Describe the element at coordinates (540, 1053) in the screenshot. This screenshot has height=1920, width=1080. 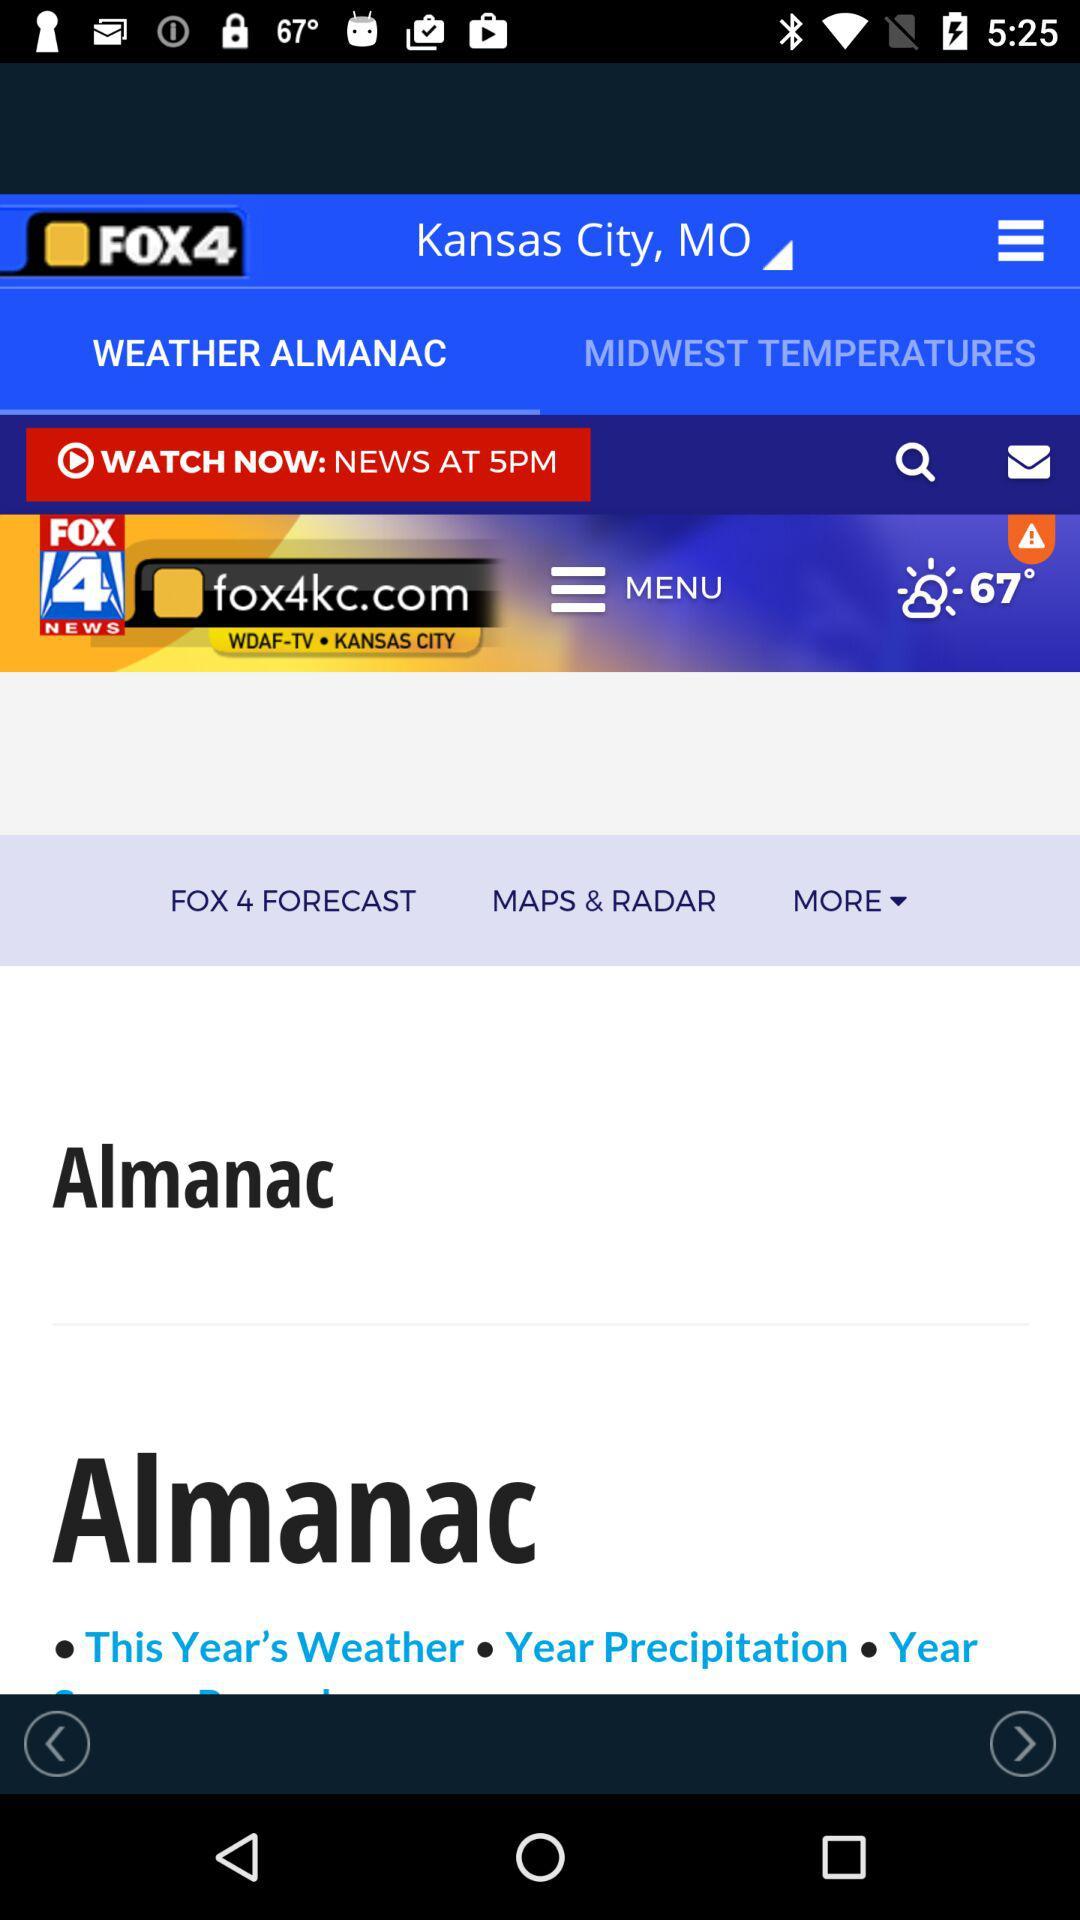
I see `fox4kc.com screen` at that location.